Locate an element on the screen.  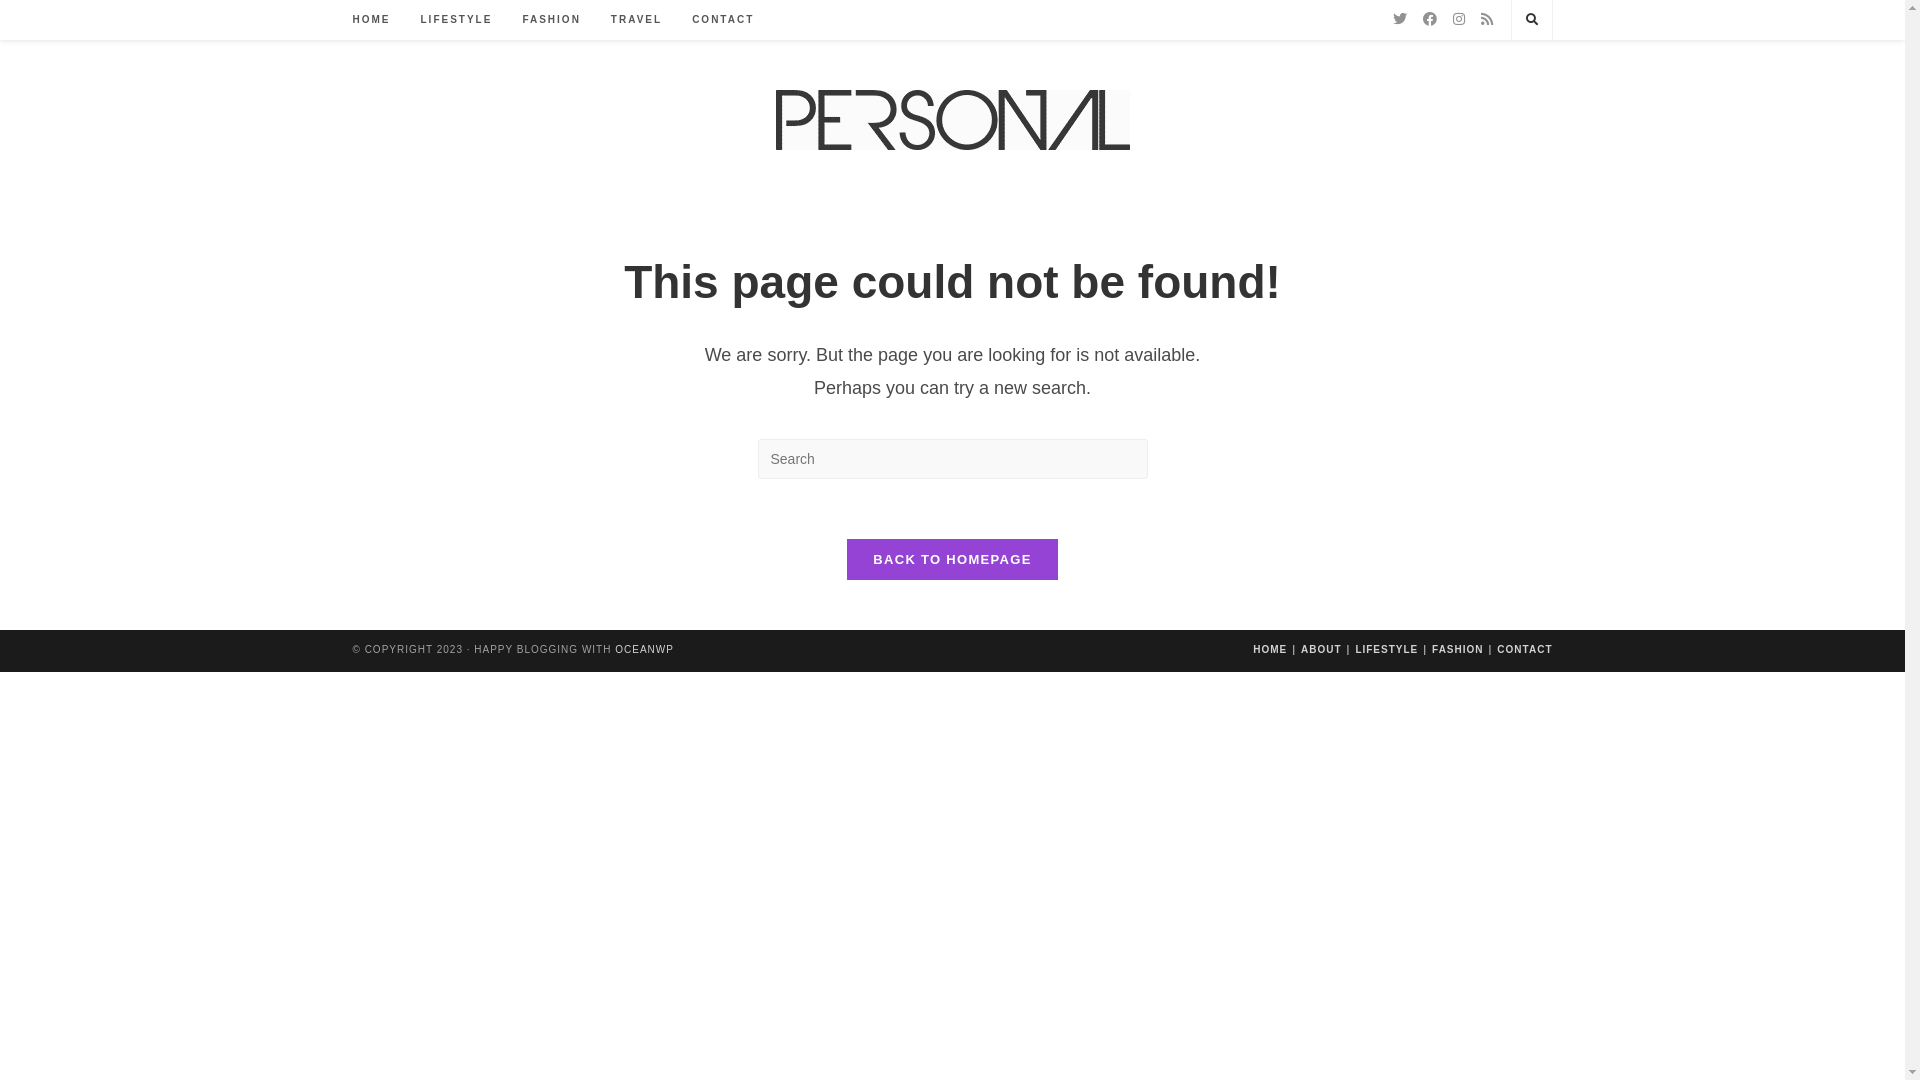
'HOME' is located at coordinates (1269, 649).